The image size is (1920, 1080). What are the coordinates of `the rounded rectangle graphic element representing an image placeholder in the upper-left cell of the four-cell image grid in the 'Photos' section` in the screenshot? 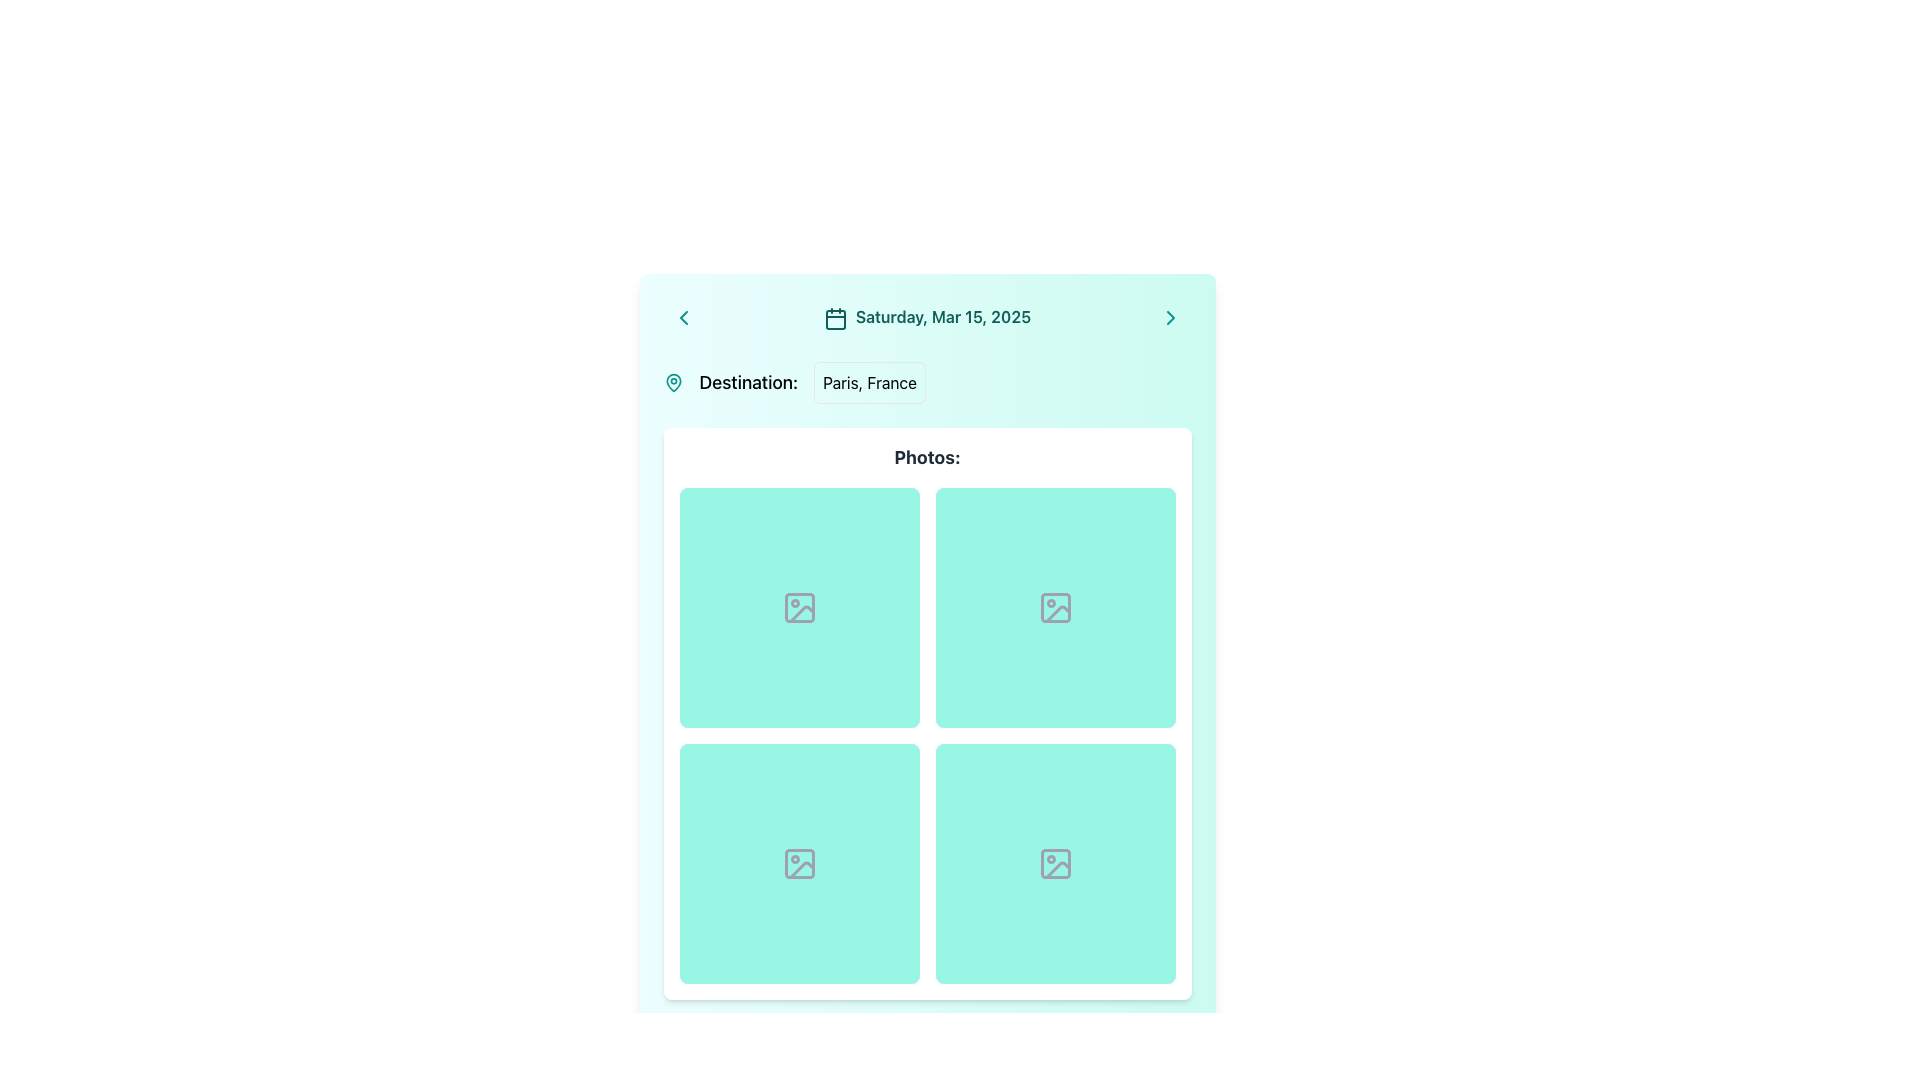 It's located at (798, 607).